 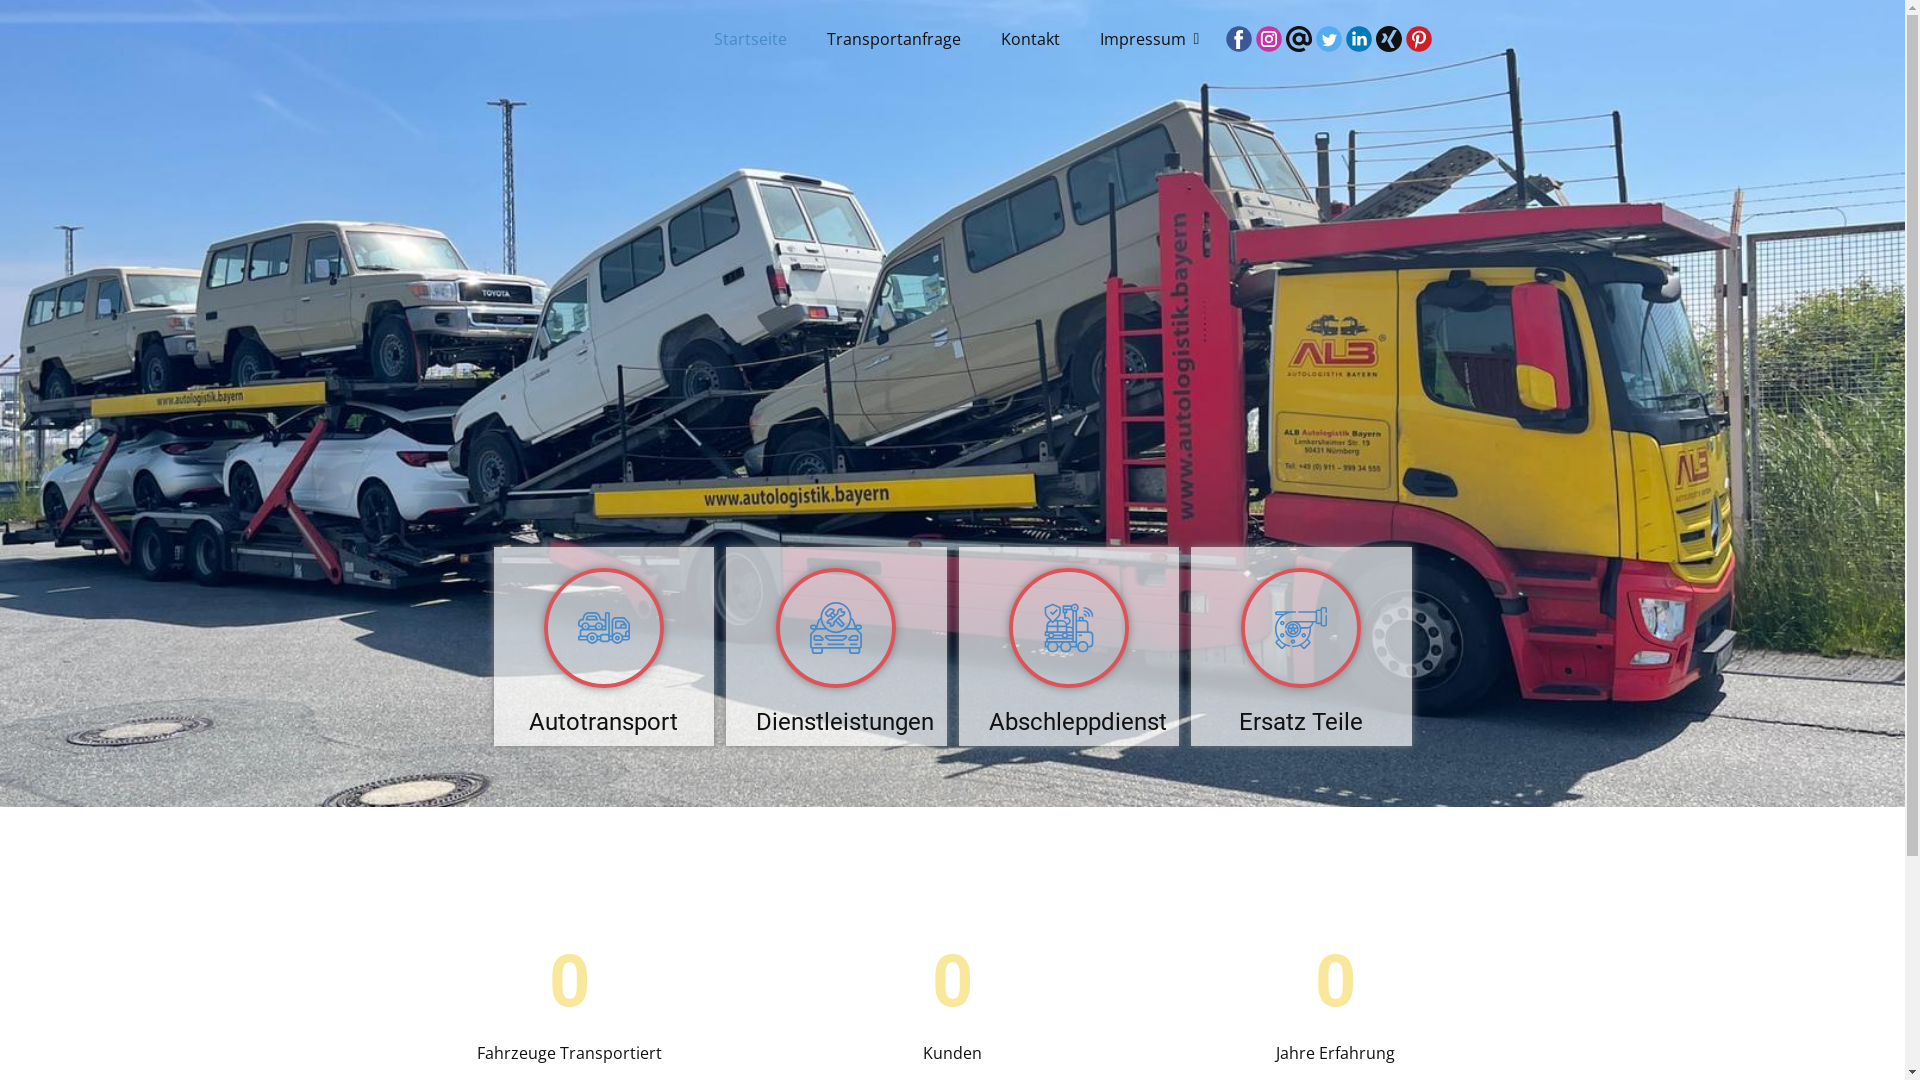 I want to click on 'Mail', so click(x=1299, y=38).